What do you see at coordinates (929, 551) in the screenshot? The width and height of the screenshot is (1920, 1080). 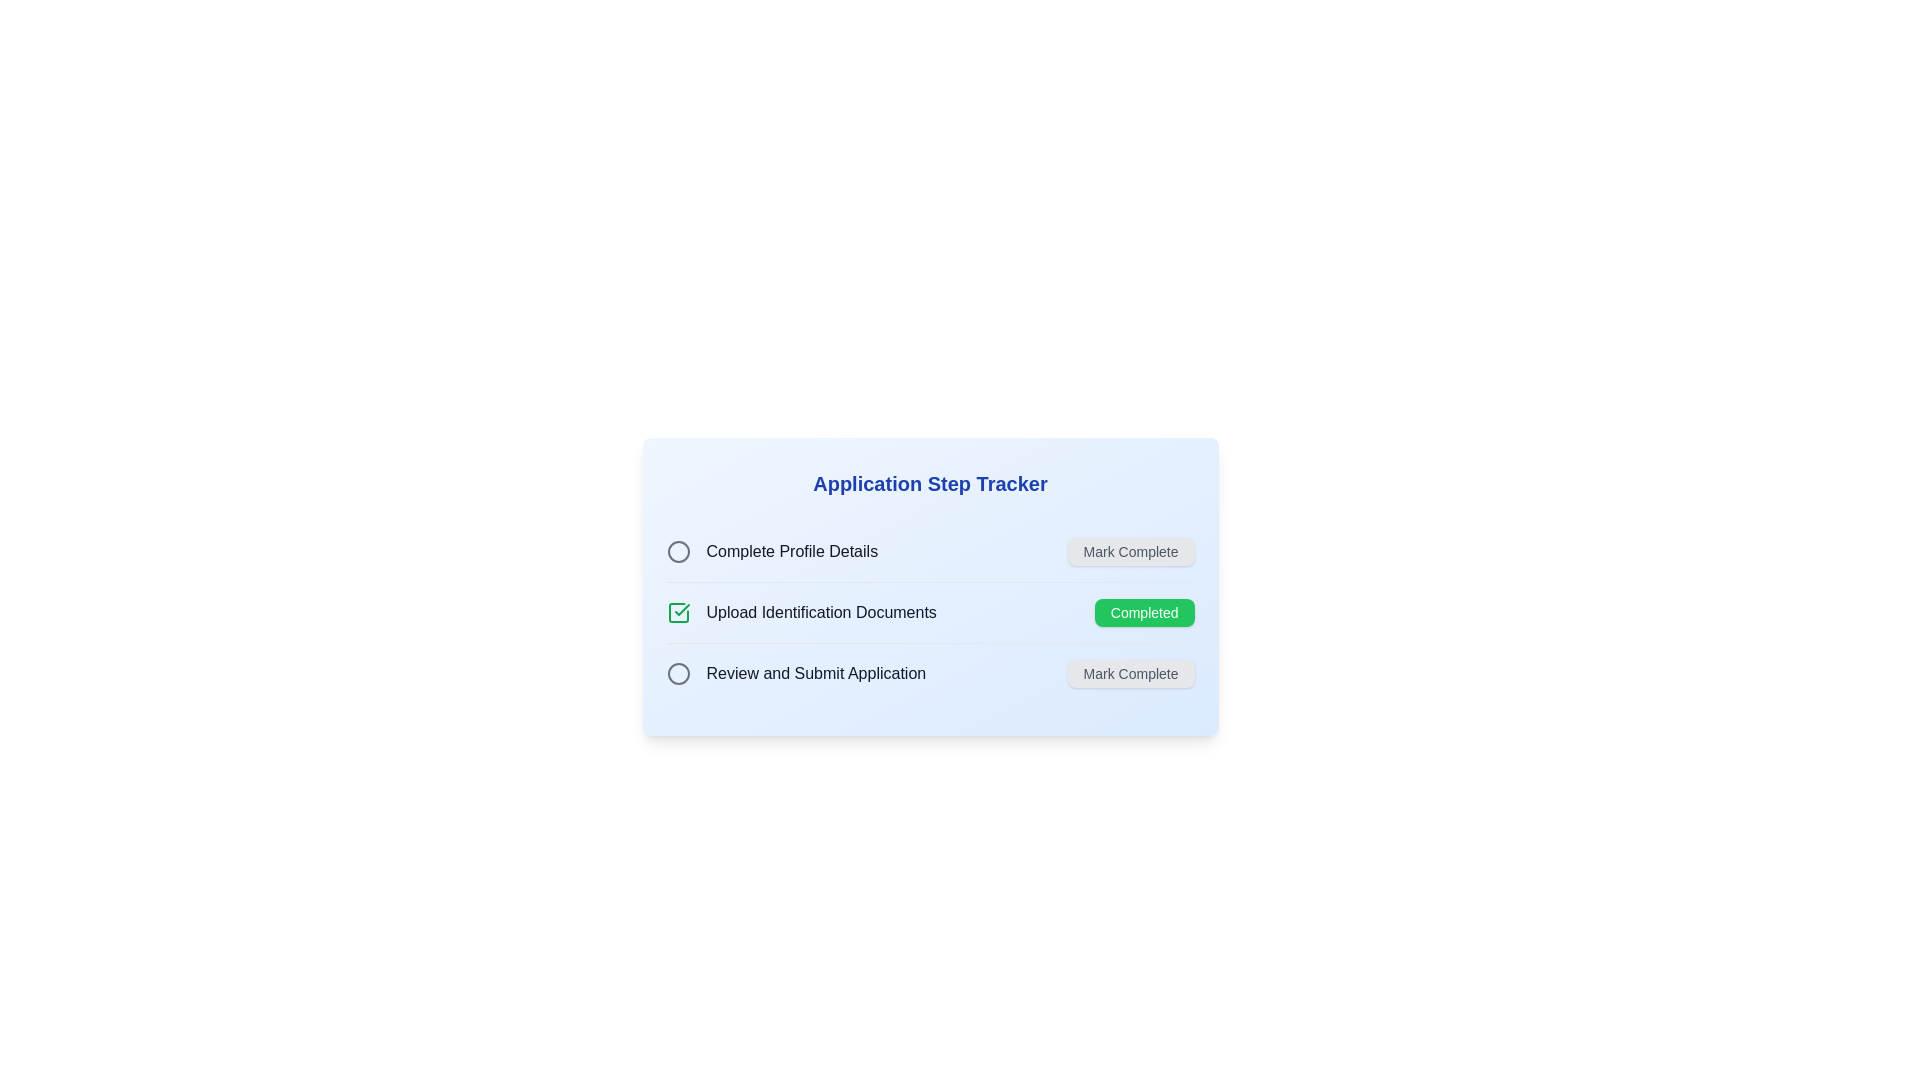 I see `the section of the List item labeled 'Complete Profile Details' which contains the button 'Mark Complete' positioned in the 'Application Step Tracker'` at bounding box center [929, 551].